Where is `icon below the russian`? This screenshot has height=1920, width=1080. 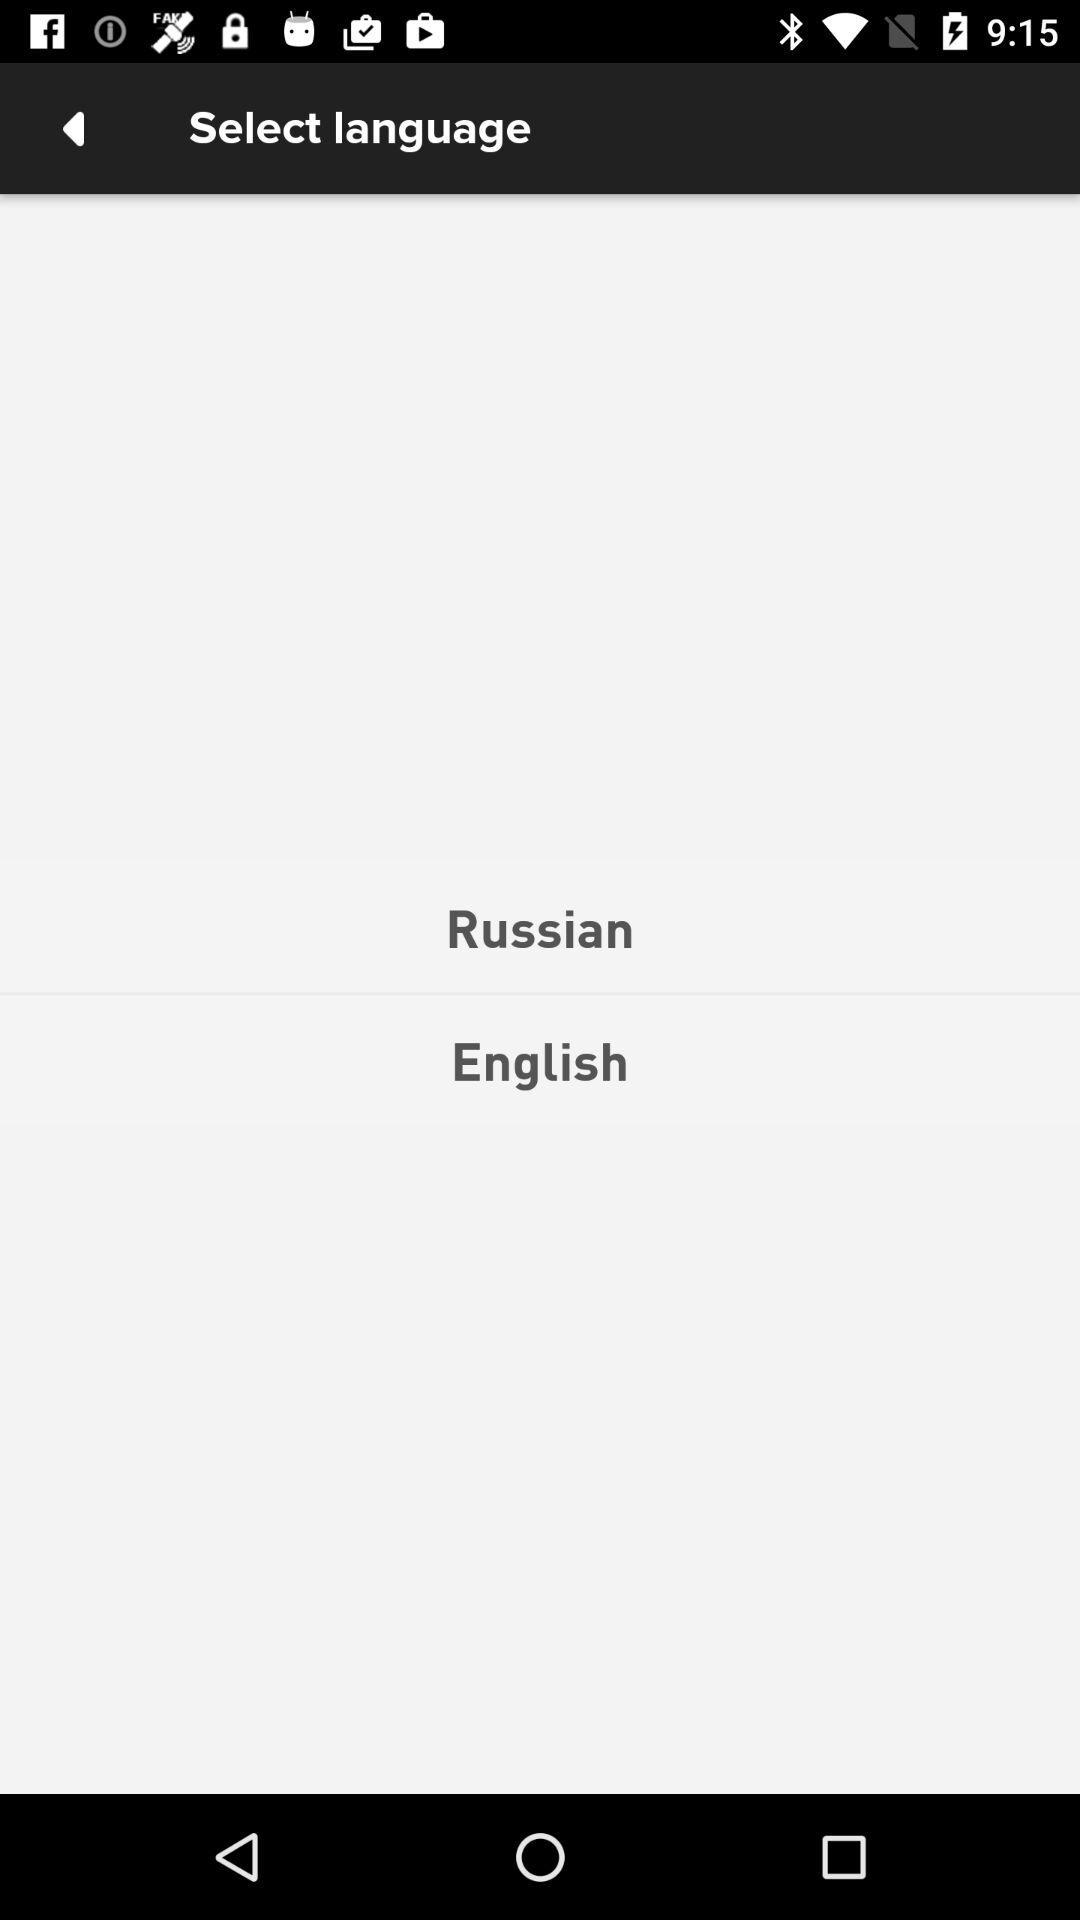
icon below the russian is located at coordinates (540, 1059).